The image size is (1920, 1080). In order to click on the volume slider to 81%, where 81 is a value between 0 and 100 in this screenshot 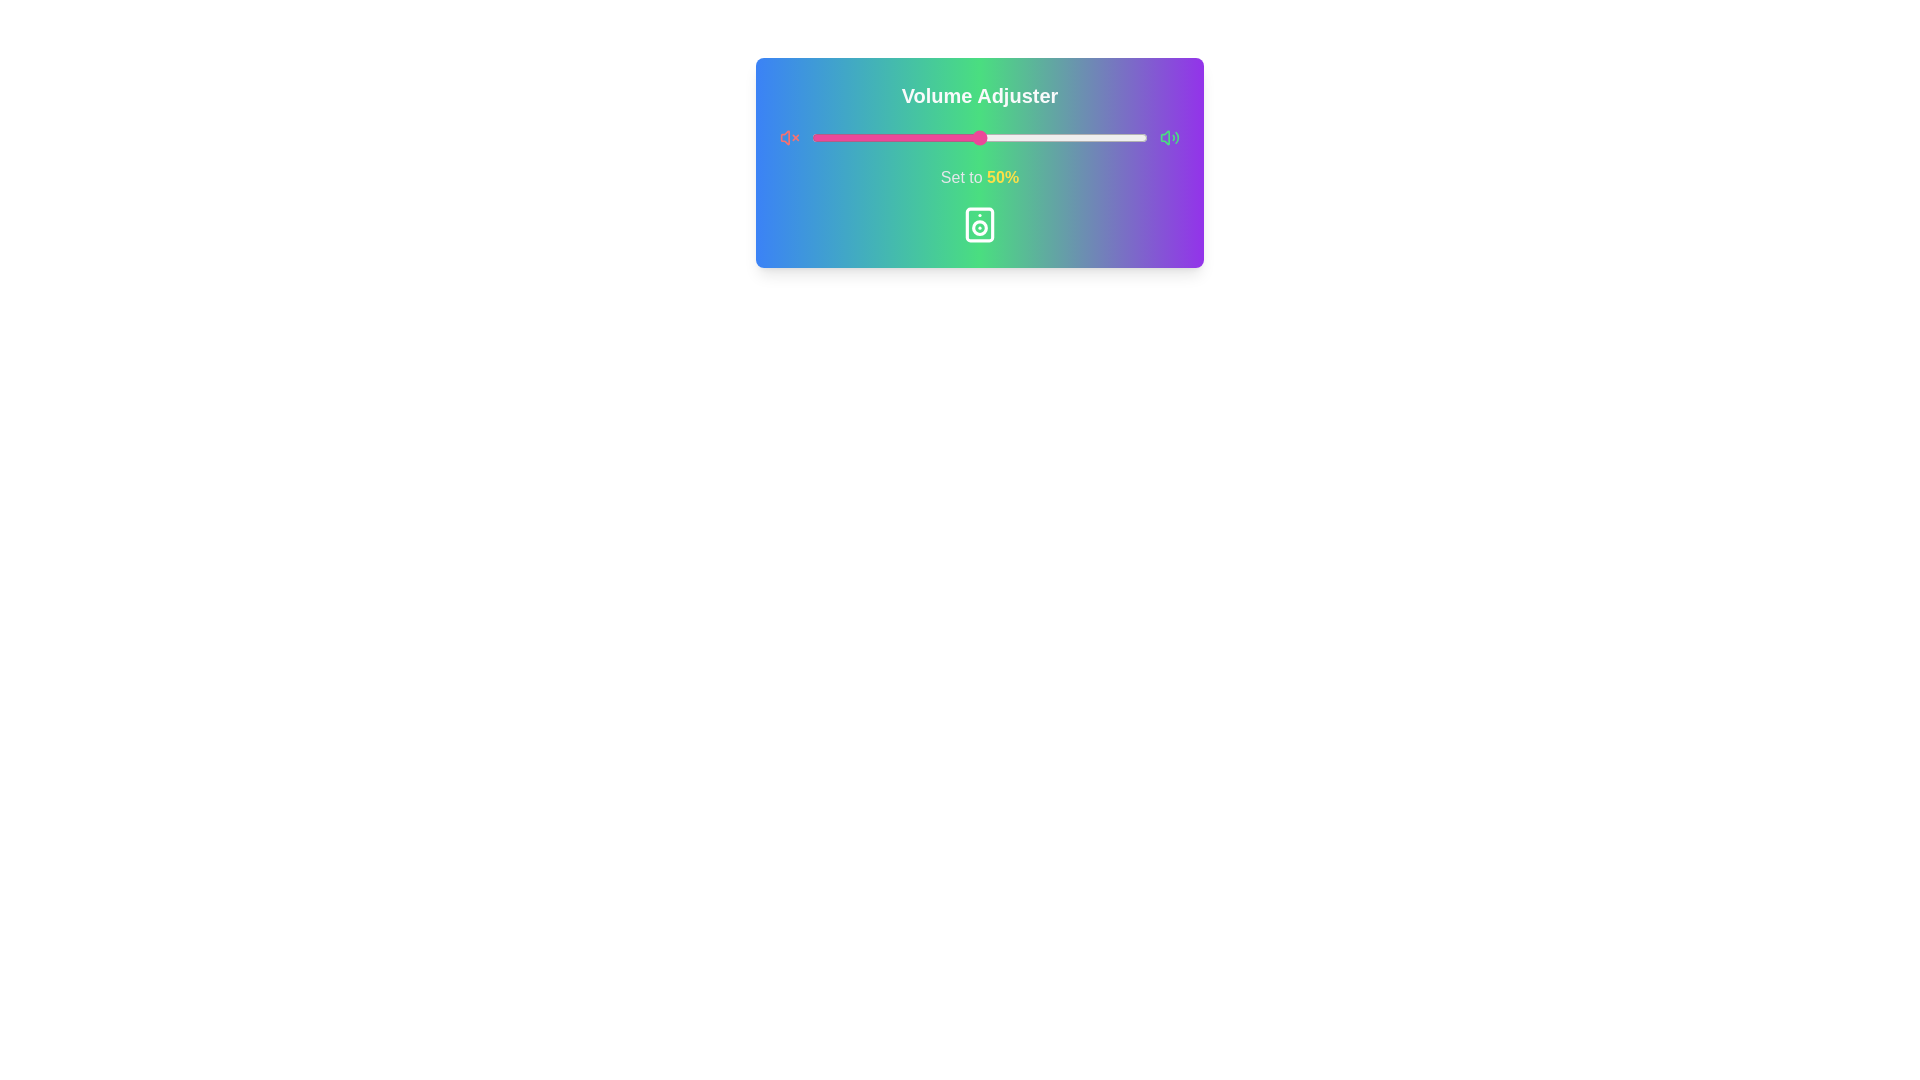, I will do `click(1082, 137)`.